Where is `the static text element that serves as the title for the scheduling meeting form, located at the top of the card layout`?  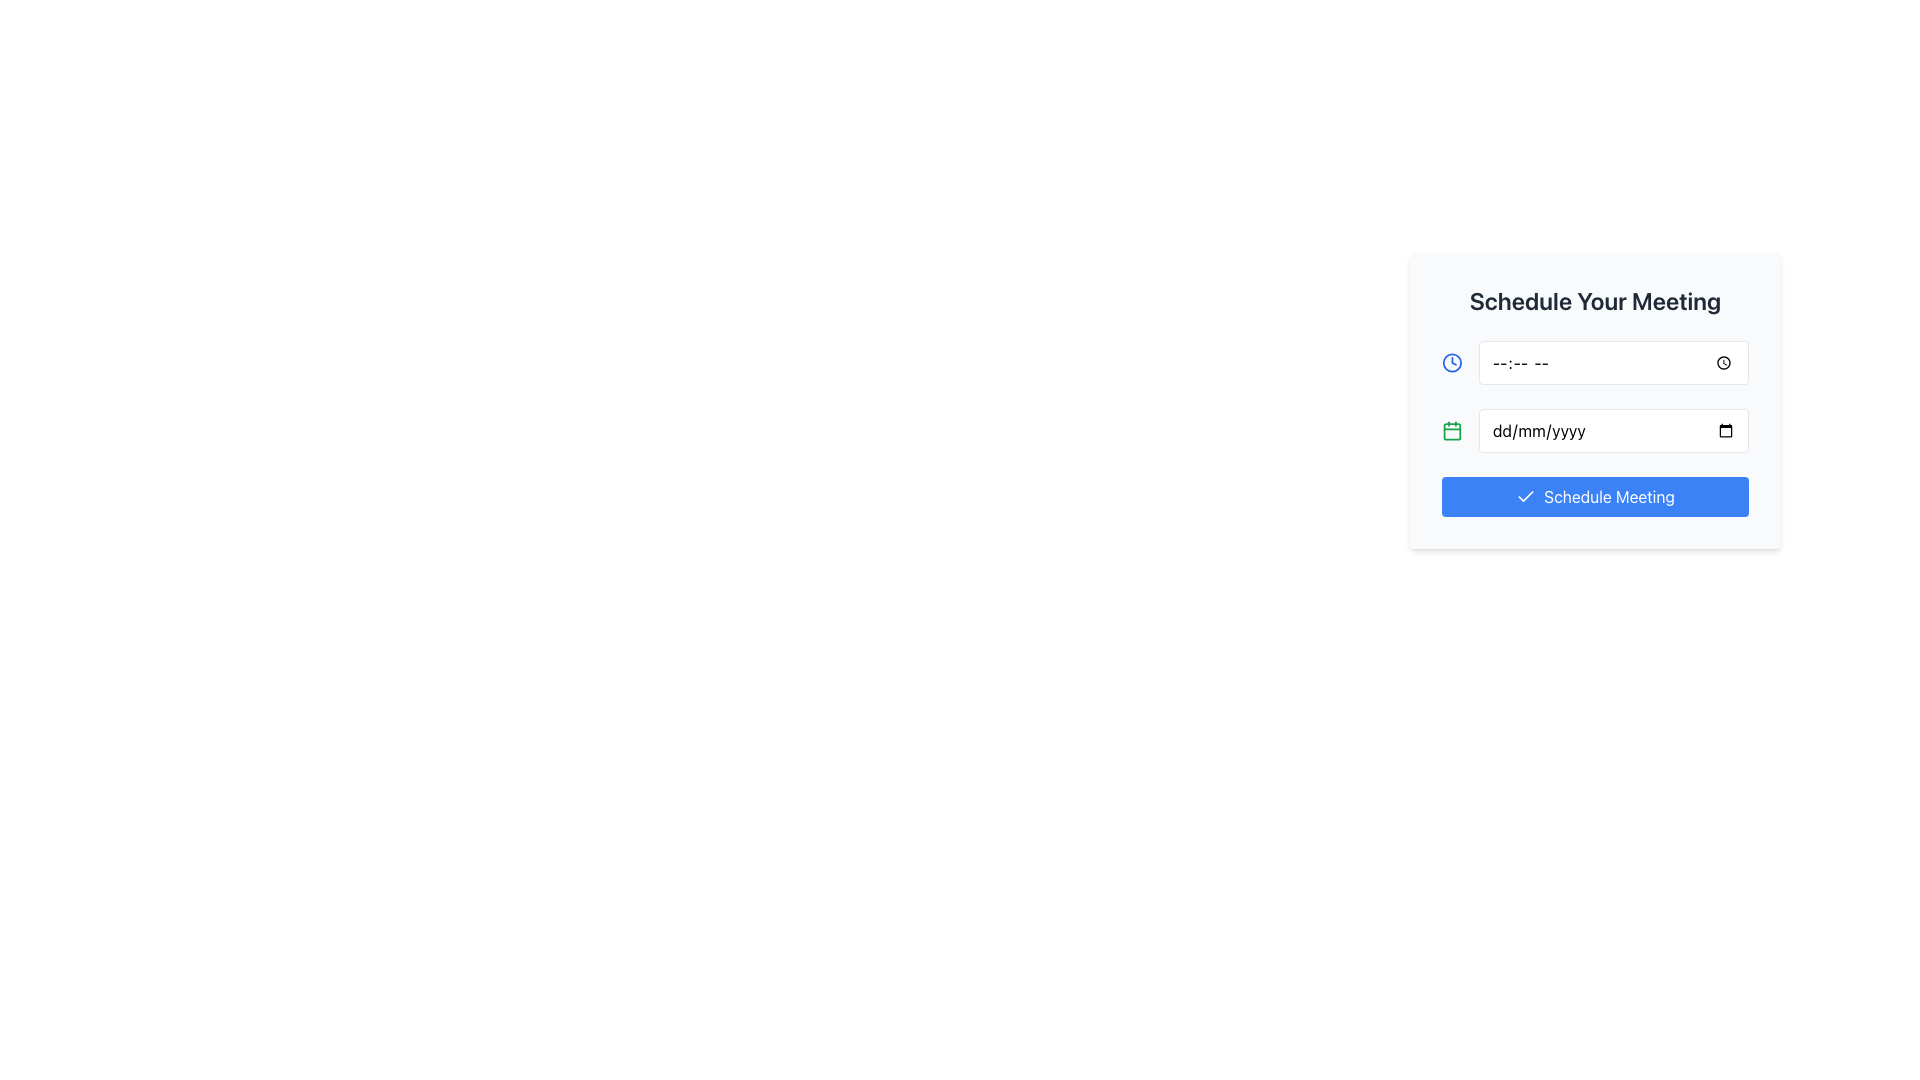 the static text element that serves as the title for the scheduling meeting form, located at the top of the card layout is located at coordinates (1594, 300).